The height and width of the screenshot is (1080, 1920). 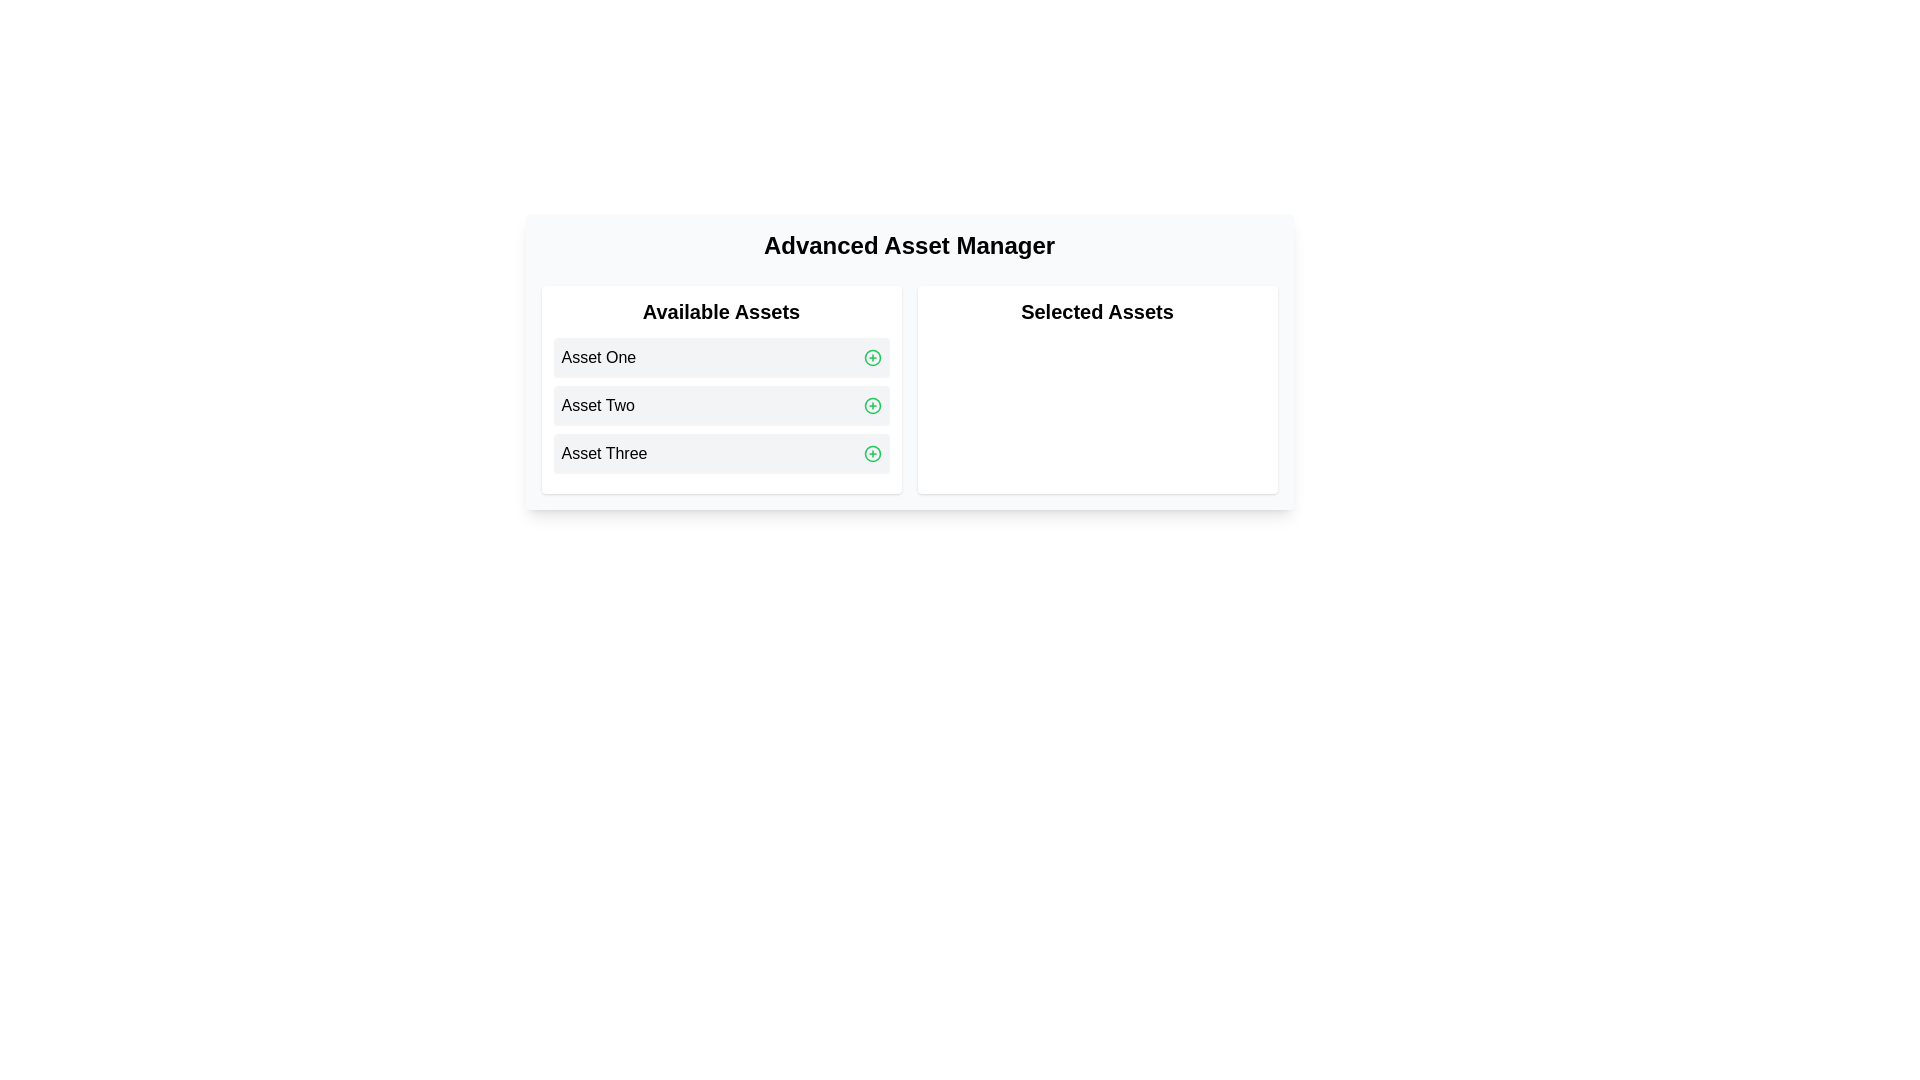 What do you see at coordinates (872, 405) in the screenshot?
I see `the green circular '+' icon` at bounding box center [872, 405].